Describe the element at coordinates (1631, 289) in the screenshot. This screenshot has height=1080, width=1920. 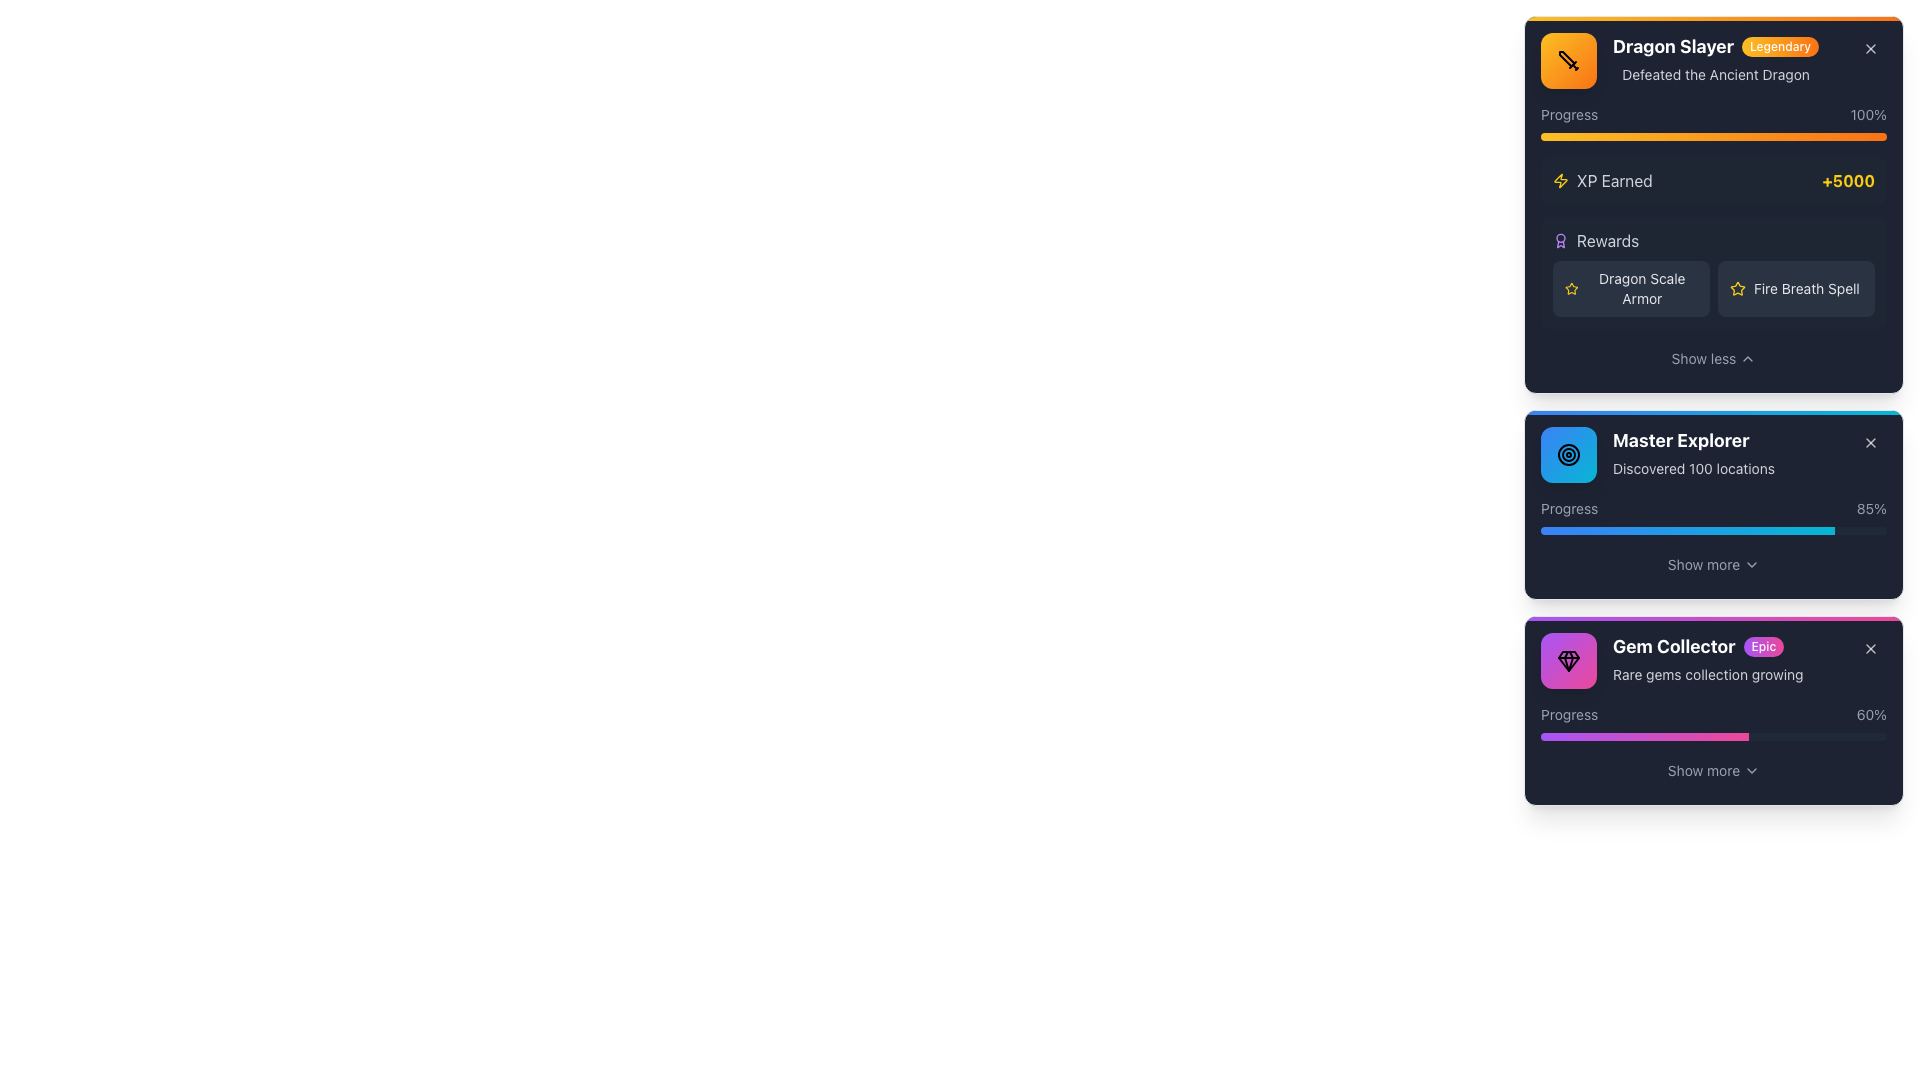
I see `the Label displaying 'Dragon Scale Armor' with a yellow star icon, located in the 'Dragon Slayer' section of rewards grid` at that location.